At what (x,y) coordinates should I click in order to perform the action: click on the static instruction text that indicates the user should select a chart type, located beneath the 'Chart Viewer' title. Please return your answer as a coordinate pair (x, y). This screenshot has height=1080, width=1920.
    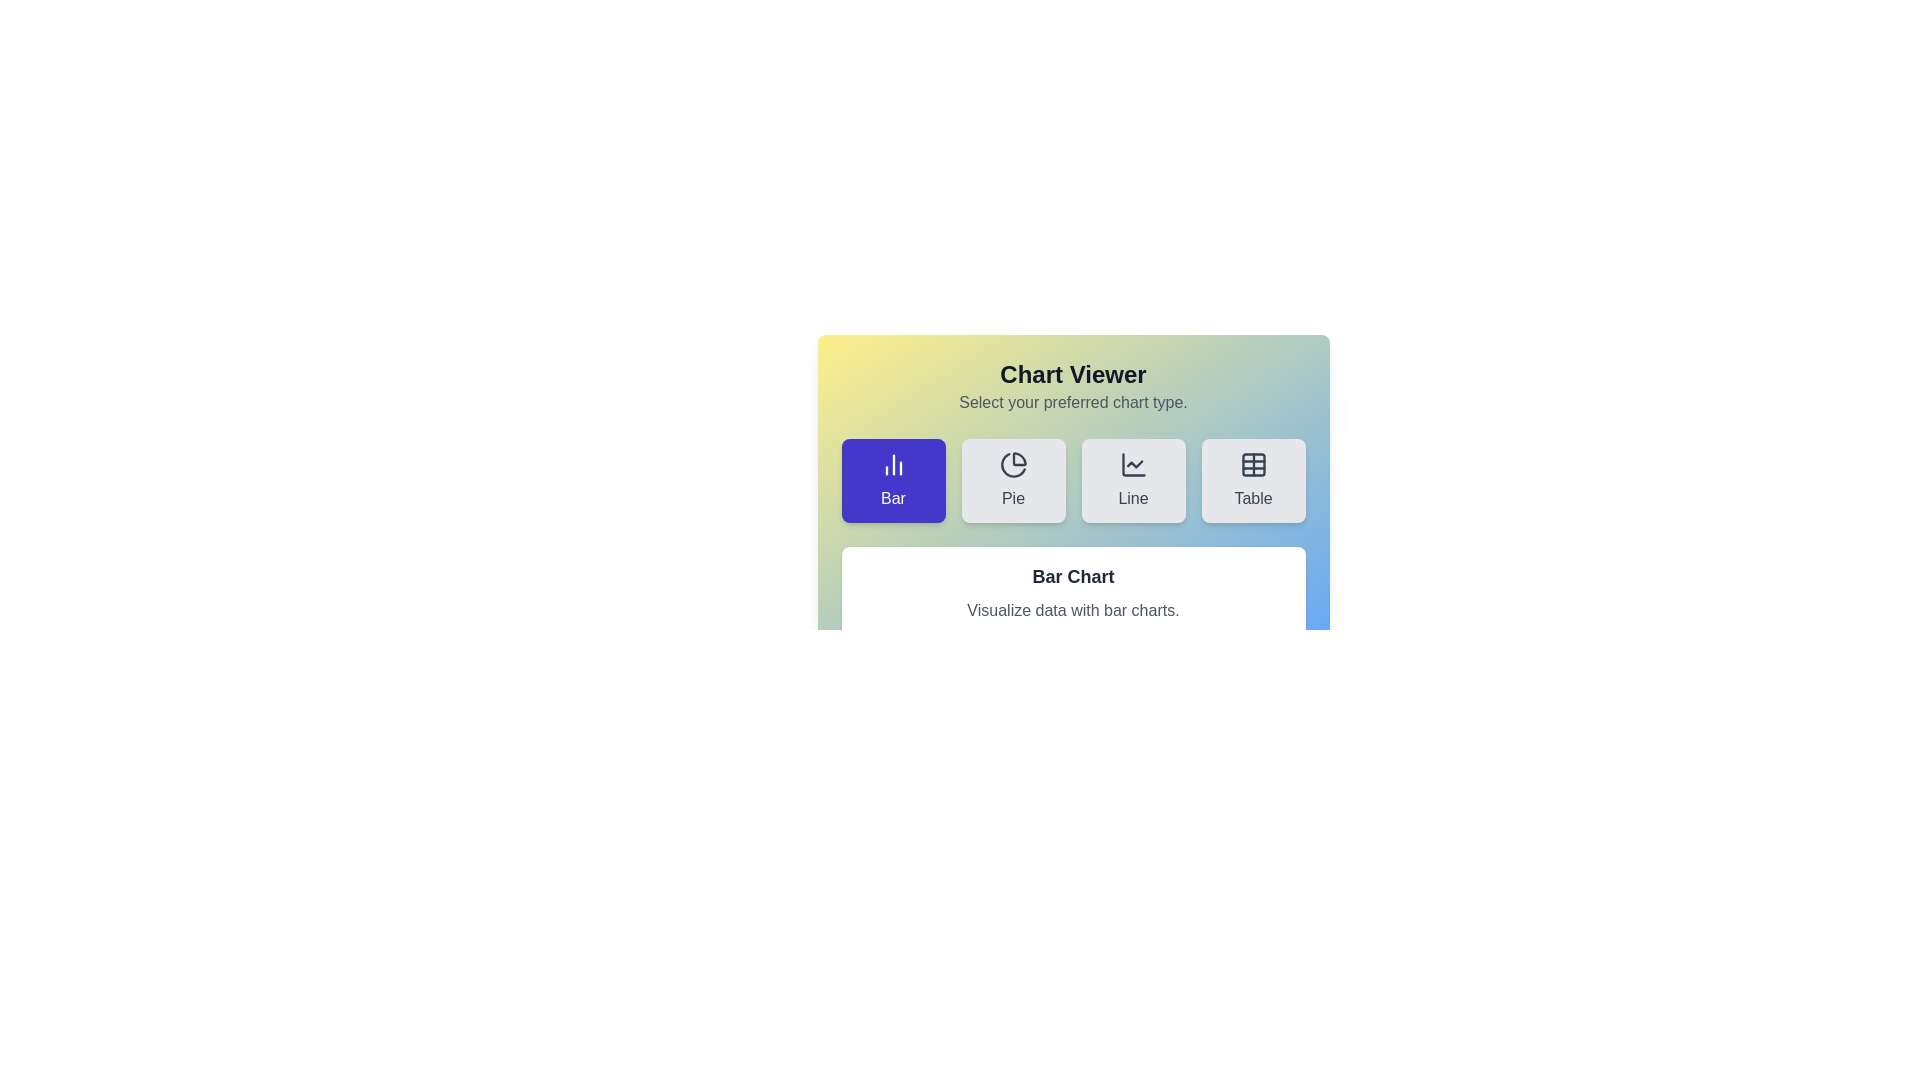
    Looking at the image, I should click on (1072, 402).